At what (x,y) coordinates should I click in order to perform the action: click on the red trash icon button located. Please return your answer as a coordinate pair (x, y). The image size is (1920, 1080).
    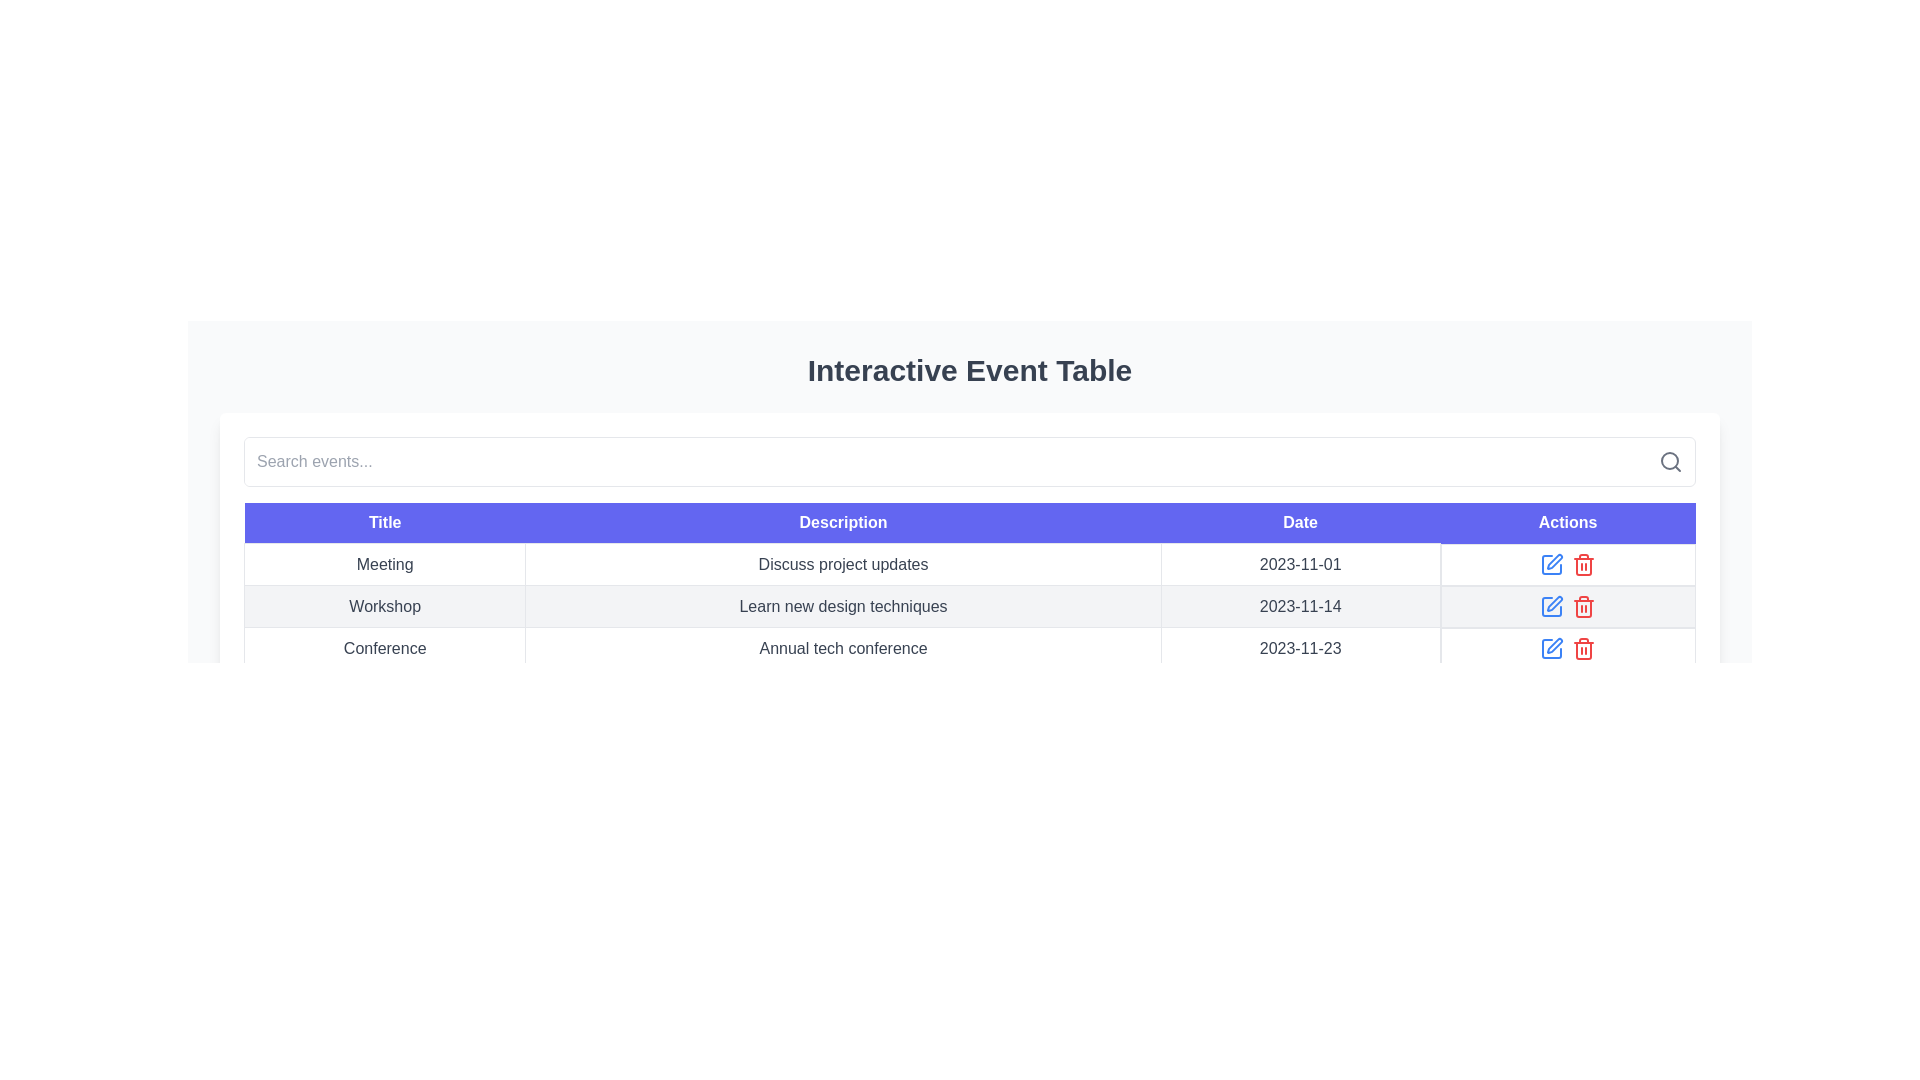
    Looking at the image, I should click on (1583, 564).